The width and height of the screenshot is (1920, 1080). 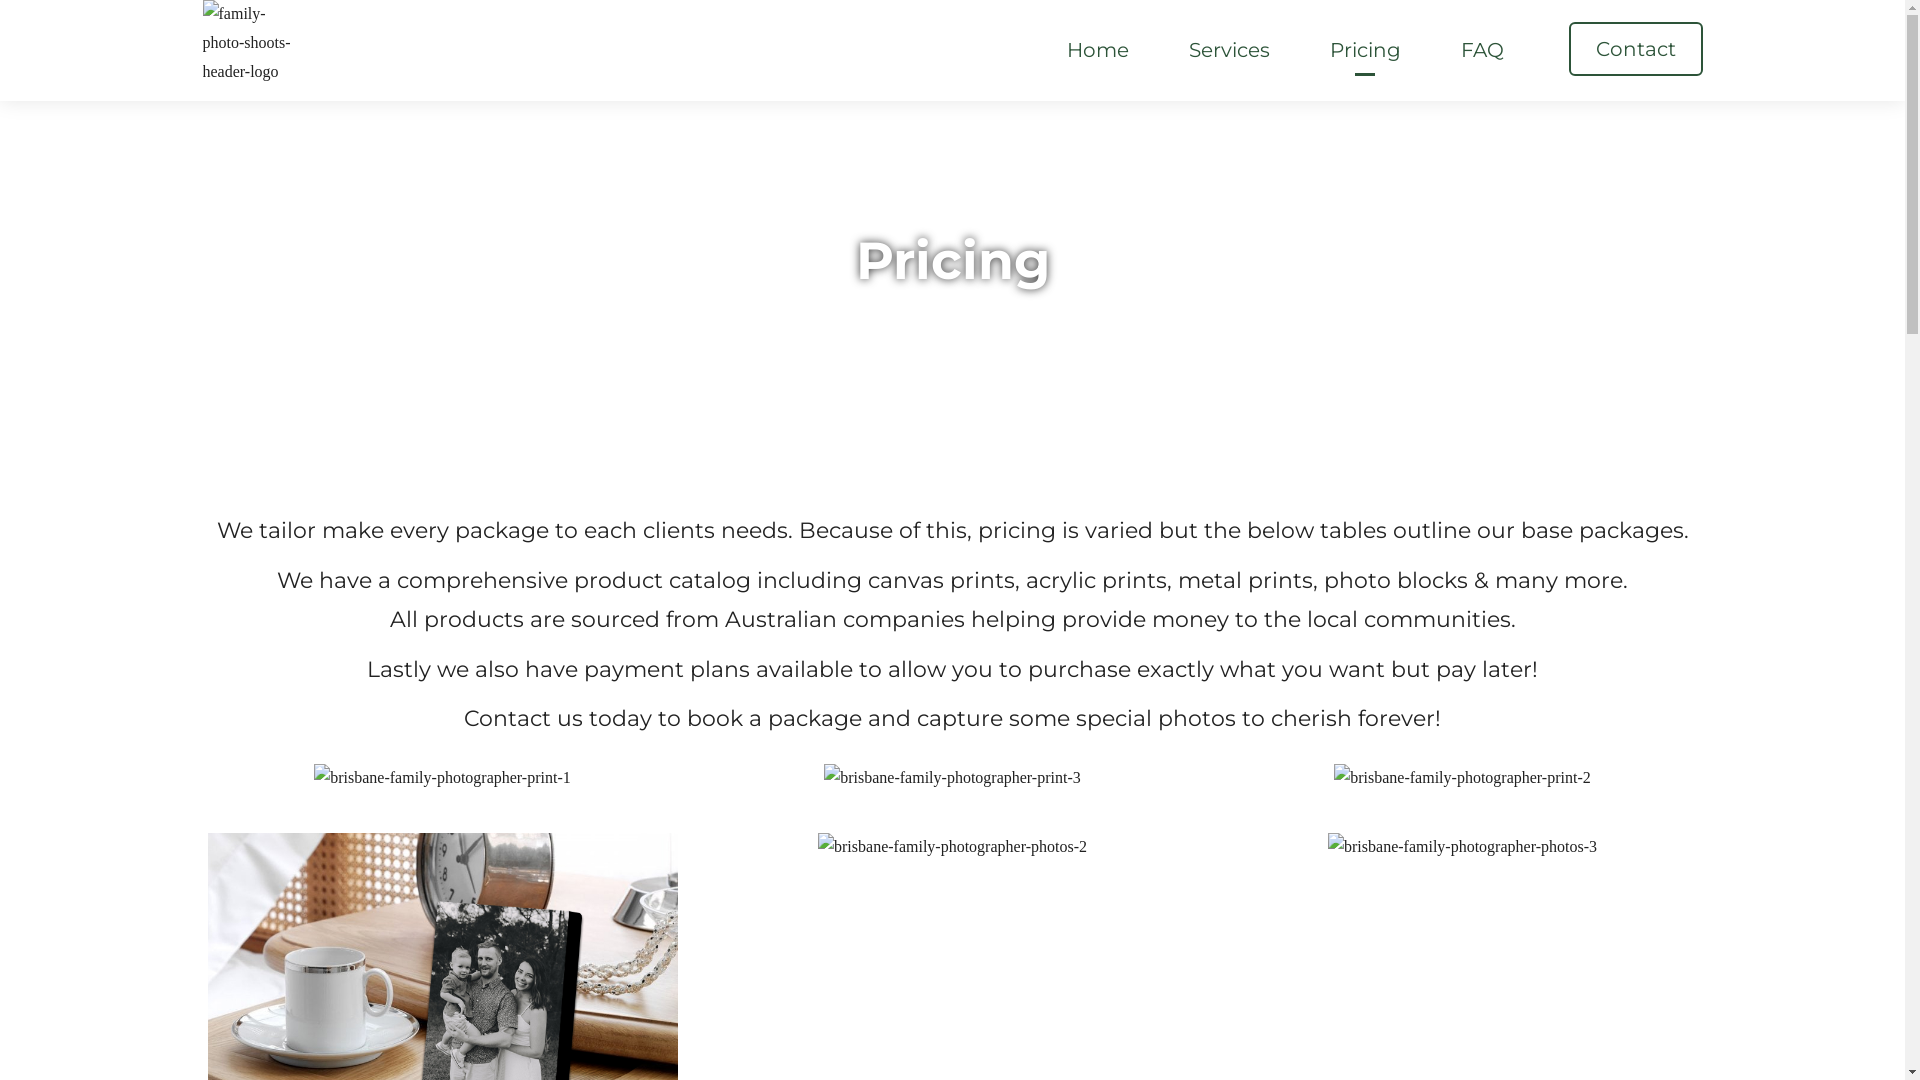 What do you see at coordinates (1363, 49) in the screenshot?
I see `'Pricing'` at bounding box center [1363, 49].